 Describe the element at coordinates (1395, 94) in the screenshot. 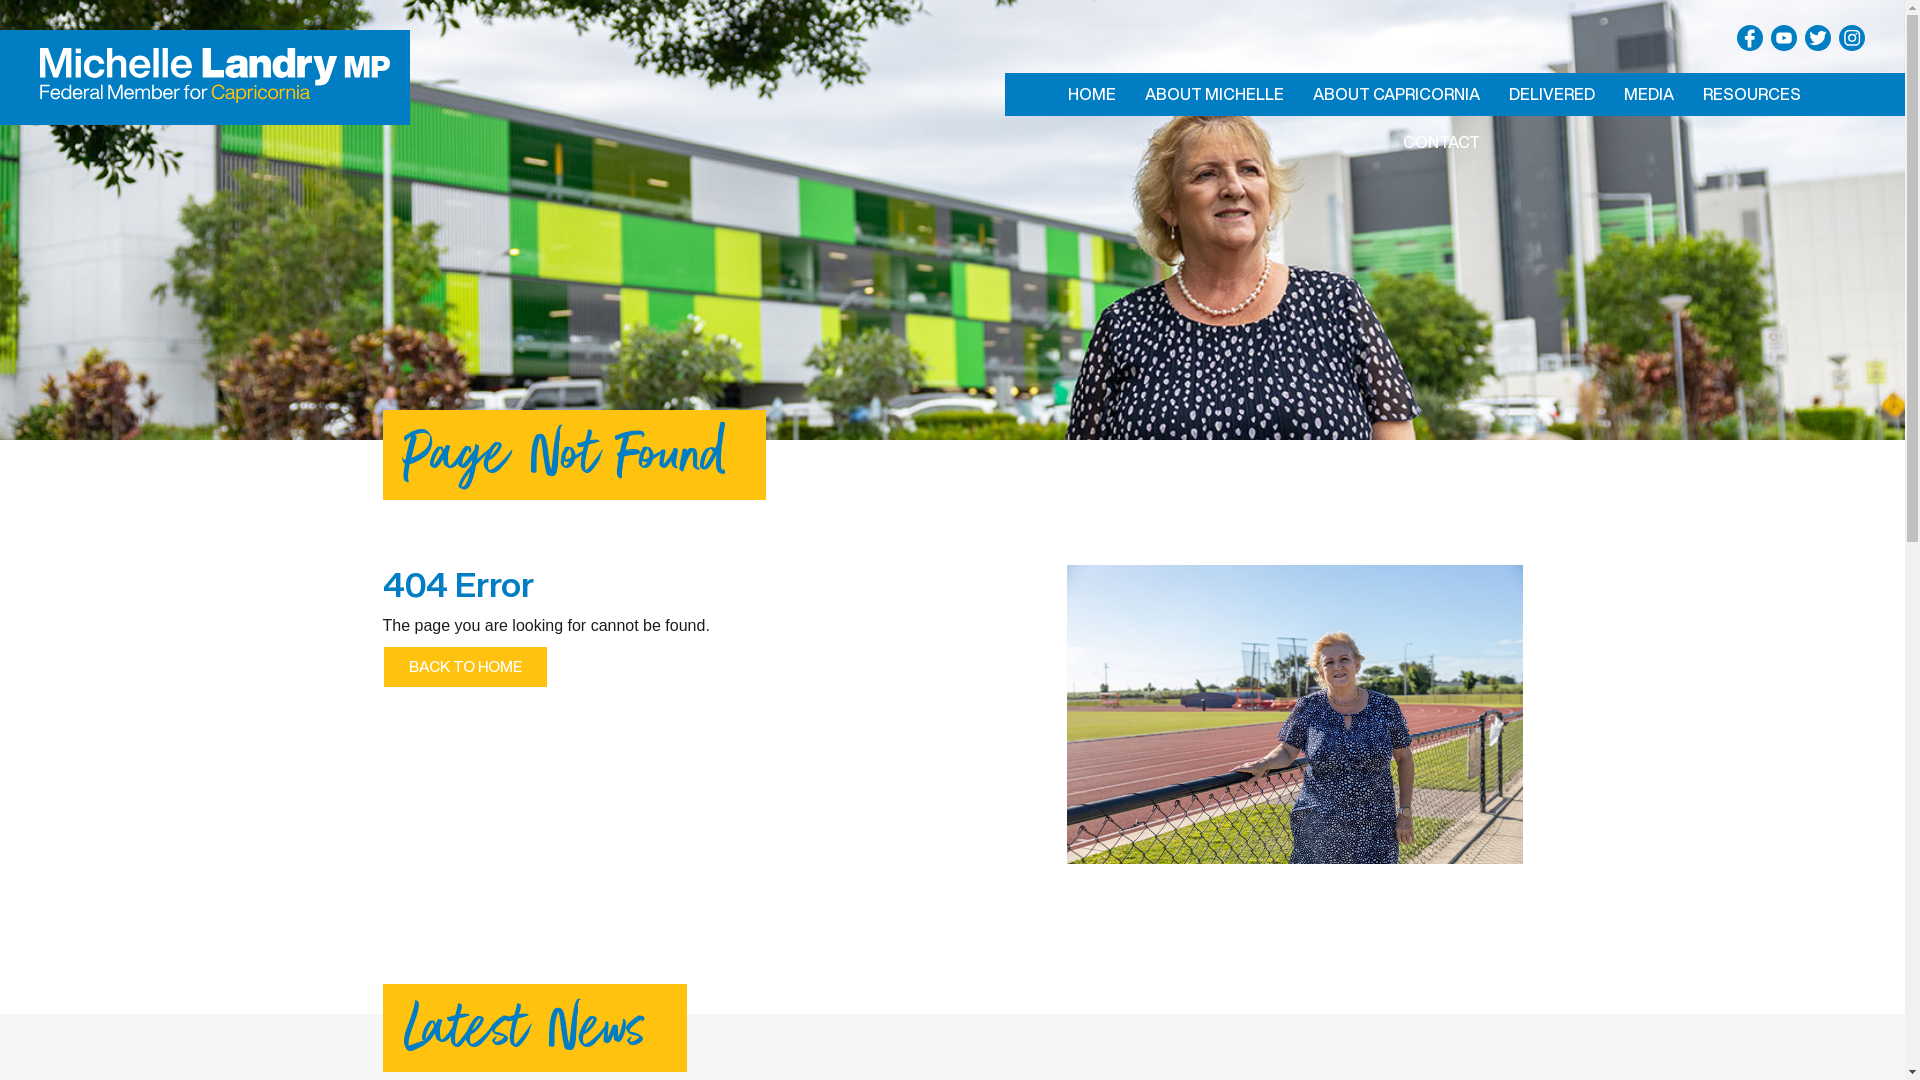

I see `'ABOUT CAPRICORNIA'` at that location.